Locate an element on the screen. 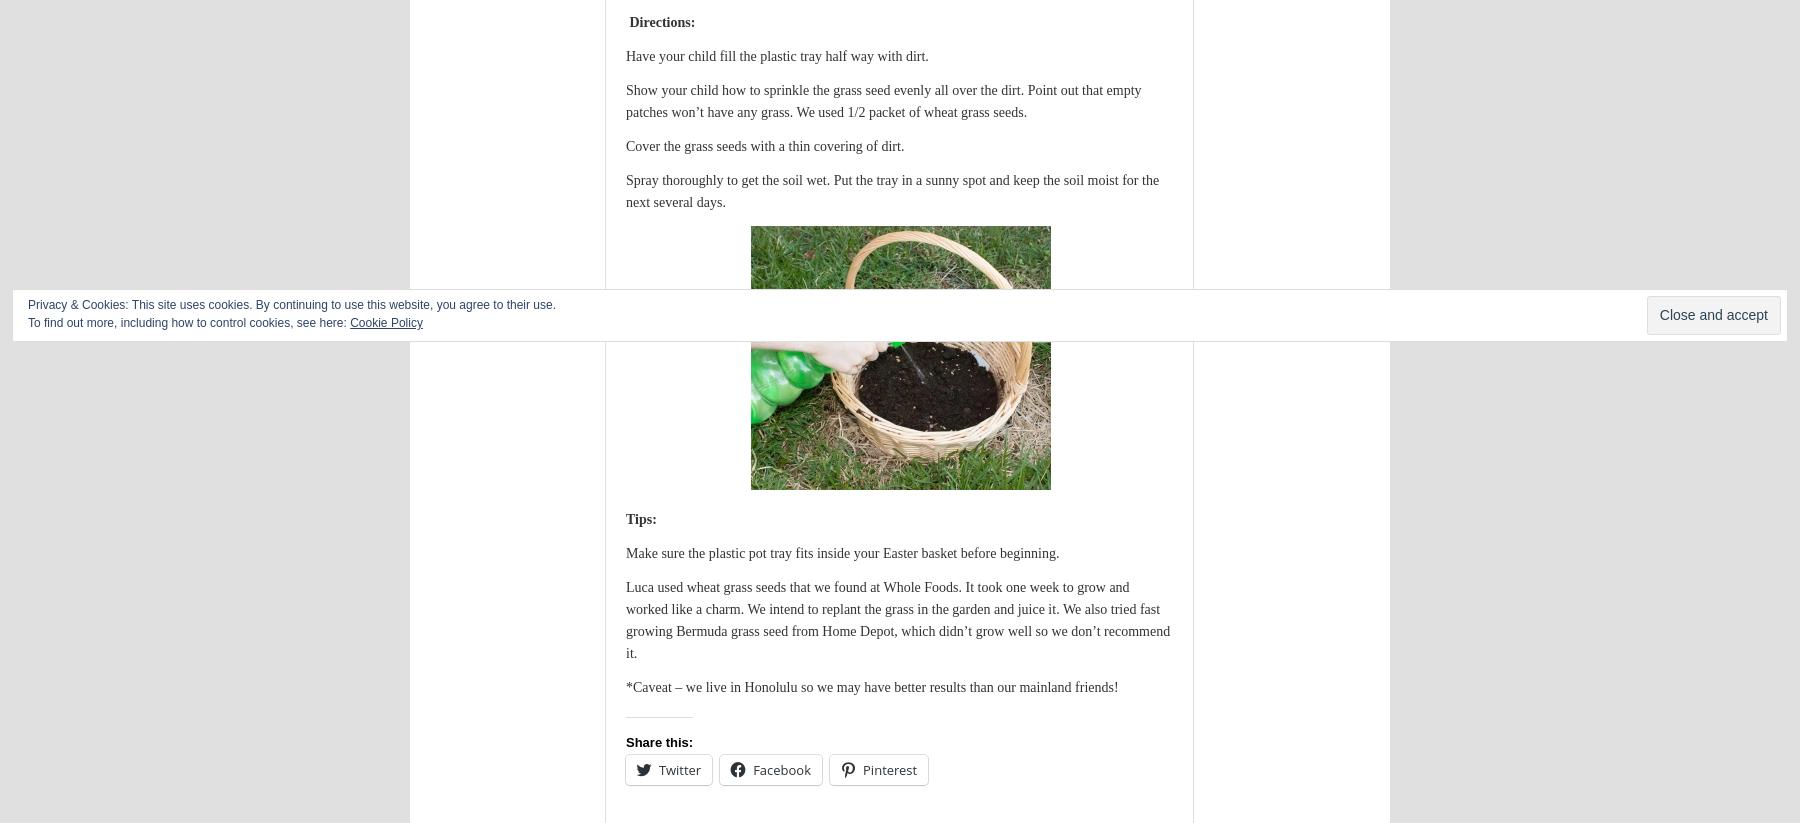 This screenshot has height=823, width=1800. 'Privacy & Cookies: This site uses cookies. By continuing to use this website, you agree to their use.' is located at coordinates (27, 304).